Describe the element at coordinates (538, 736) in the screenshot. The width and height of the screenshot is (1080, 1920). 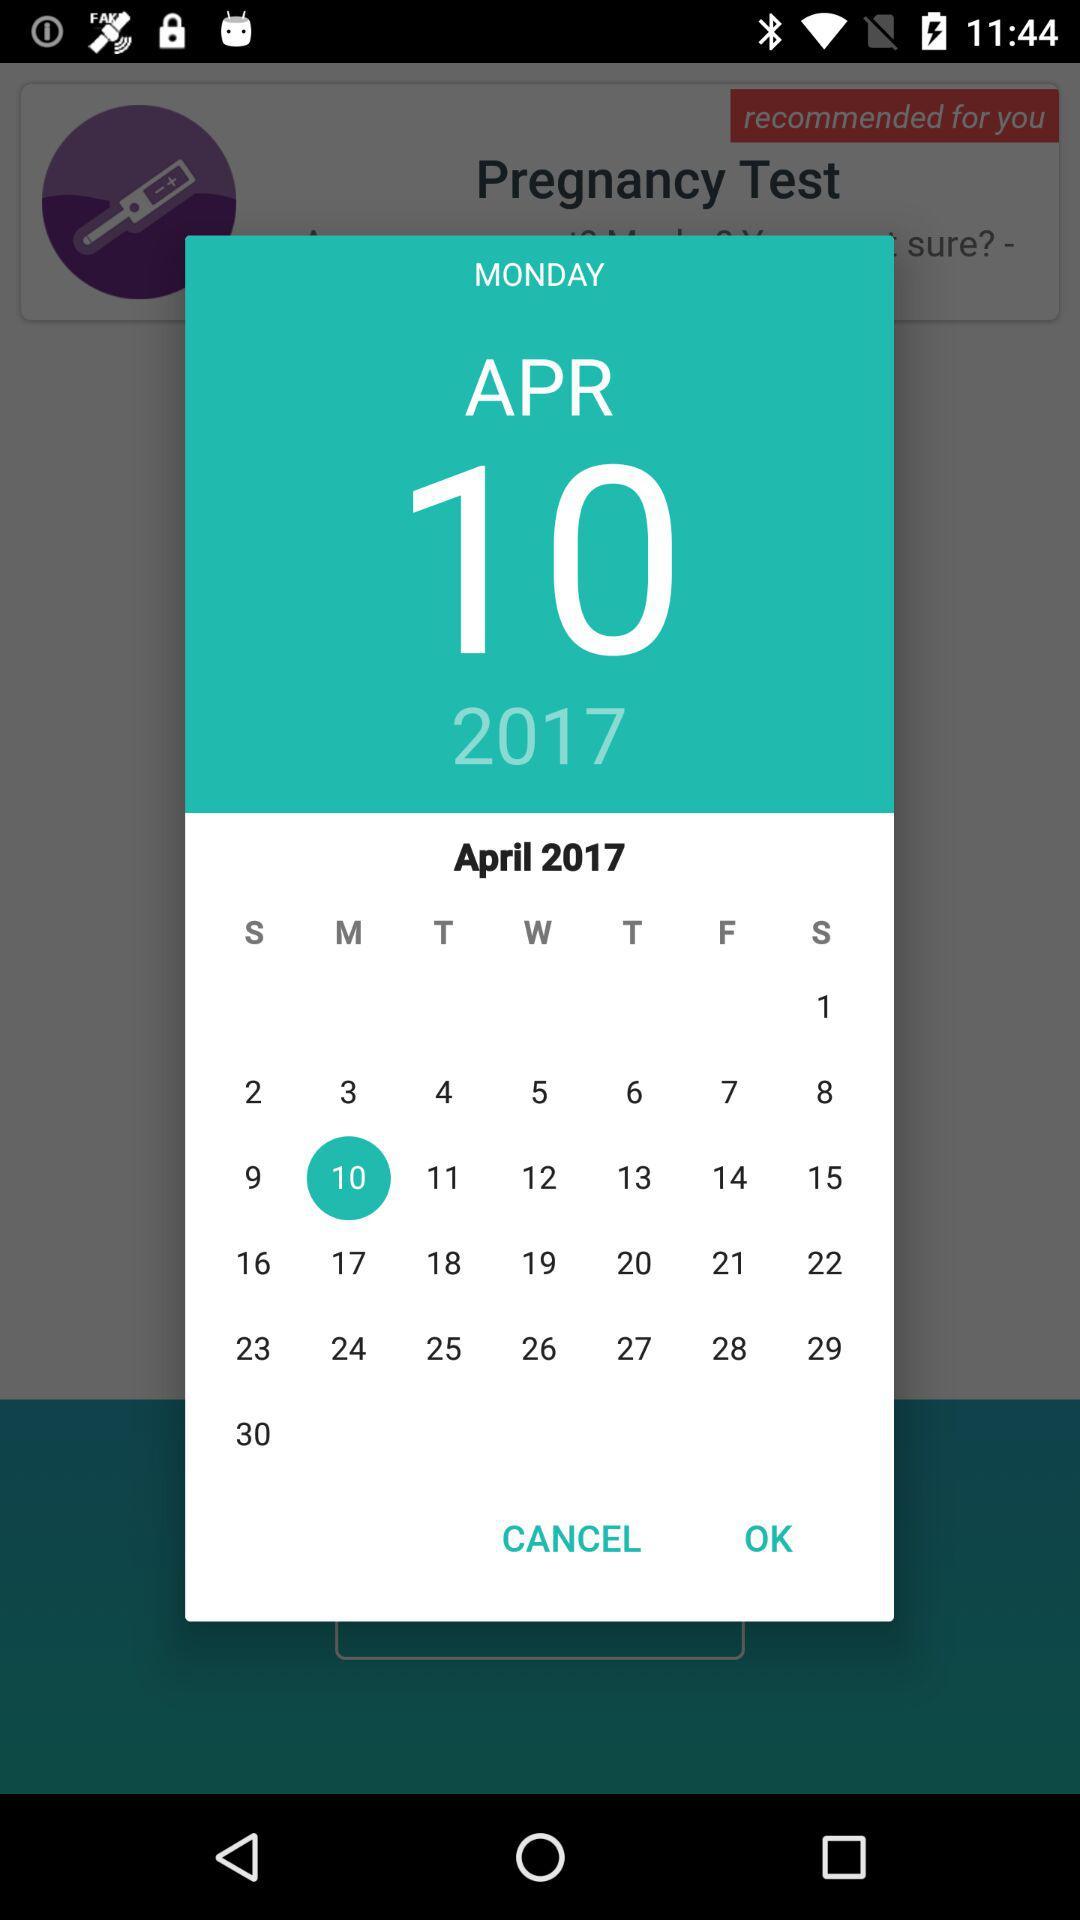
I see `app below the 10 app` at that location.